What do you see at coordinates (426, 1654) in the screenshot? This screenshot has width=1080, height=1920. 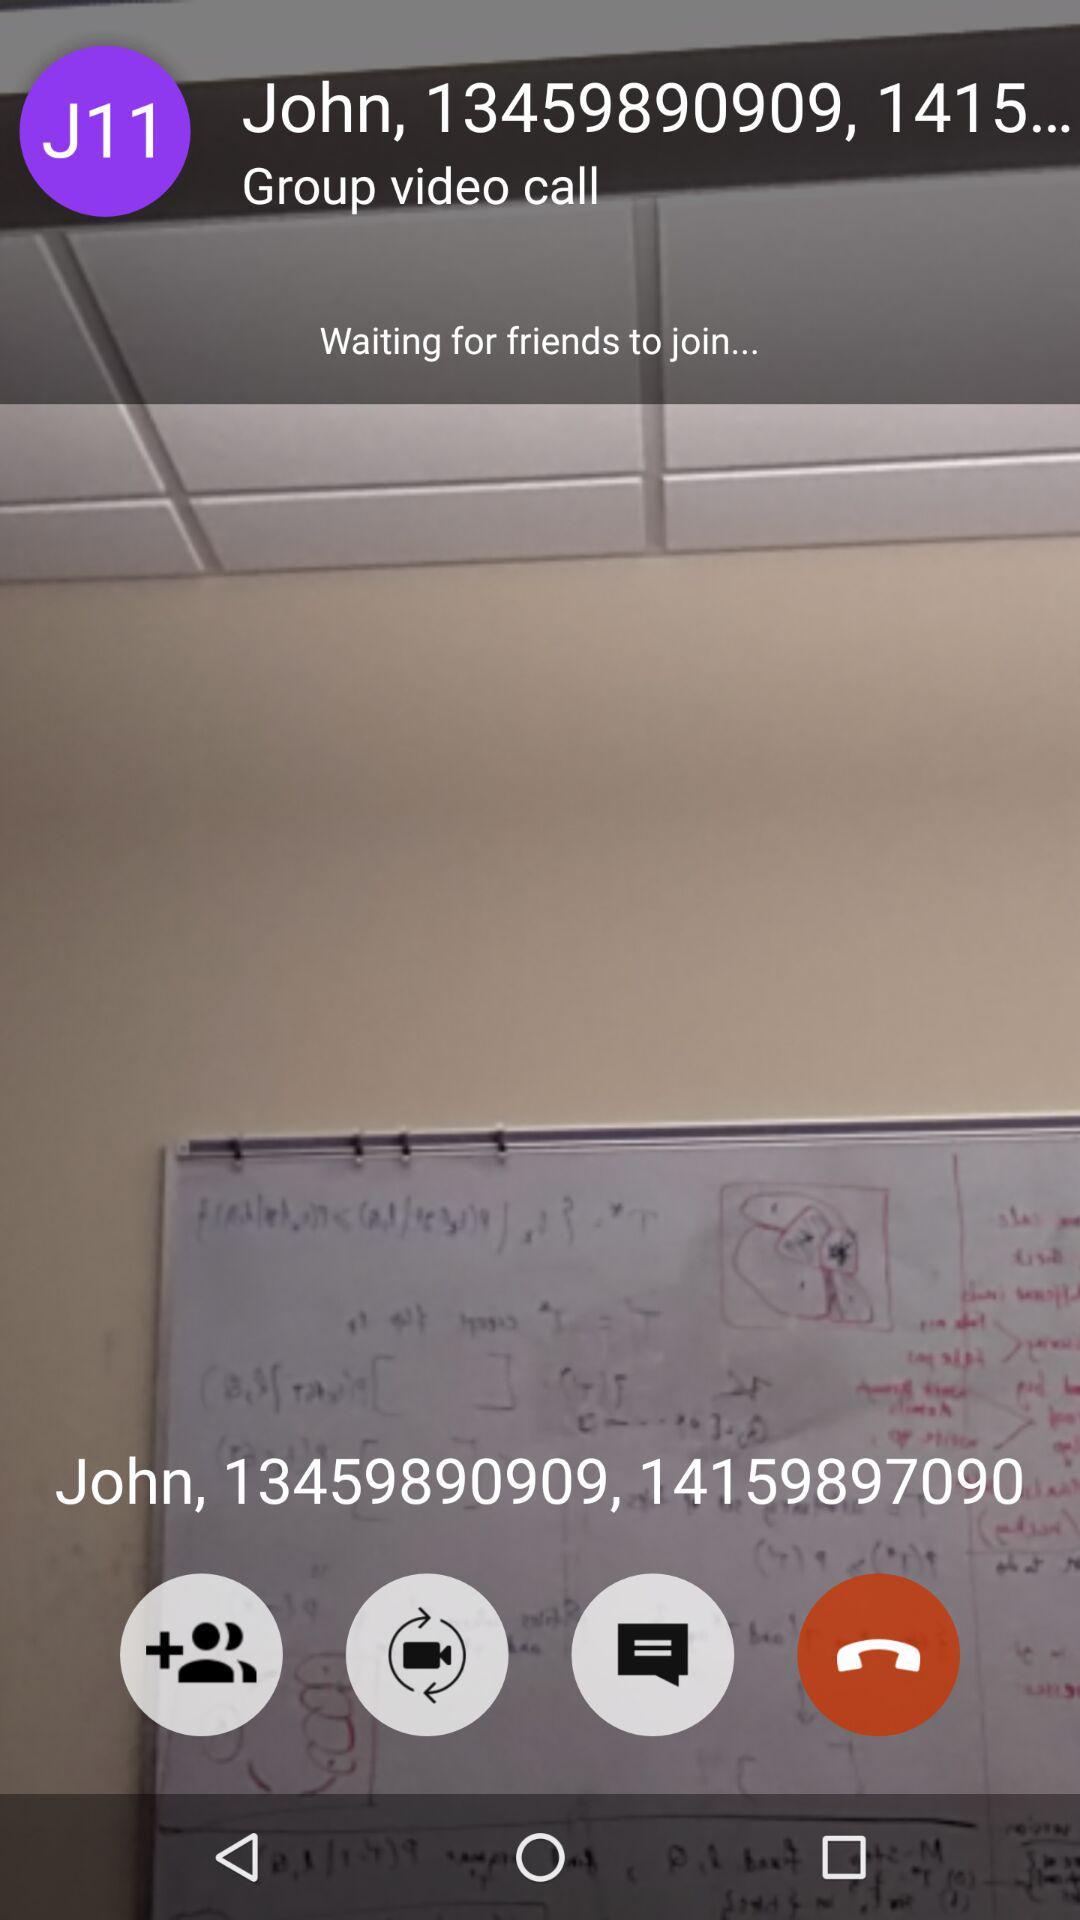 I see `the videocam icon` at bounding box center [426, 1654].